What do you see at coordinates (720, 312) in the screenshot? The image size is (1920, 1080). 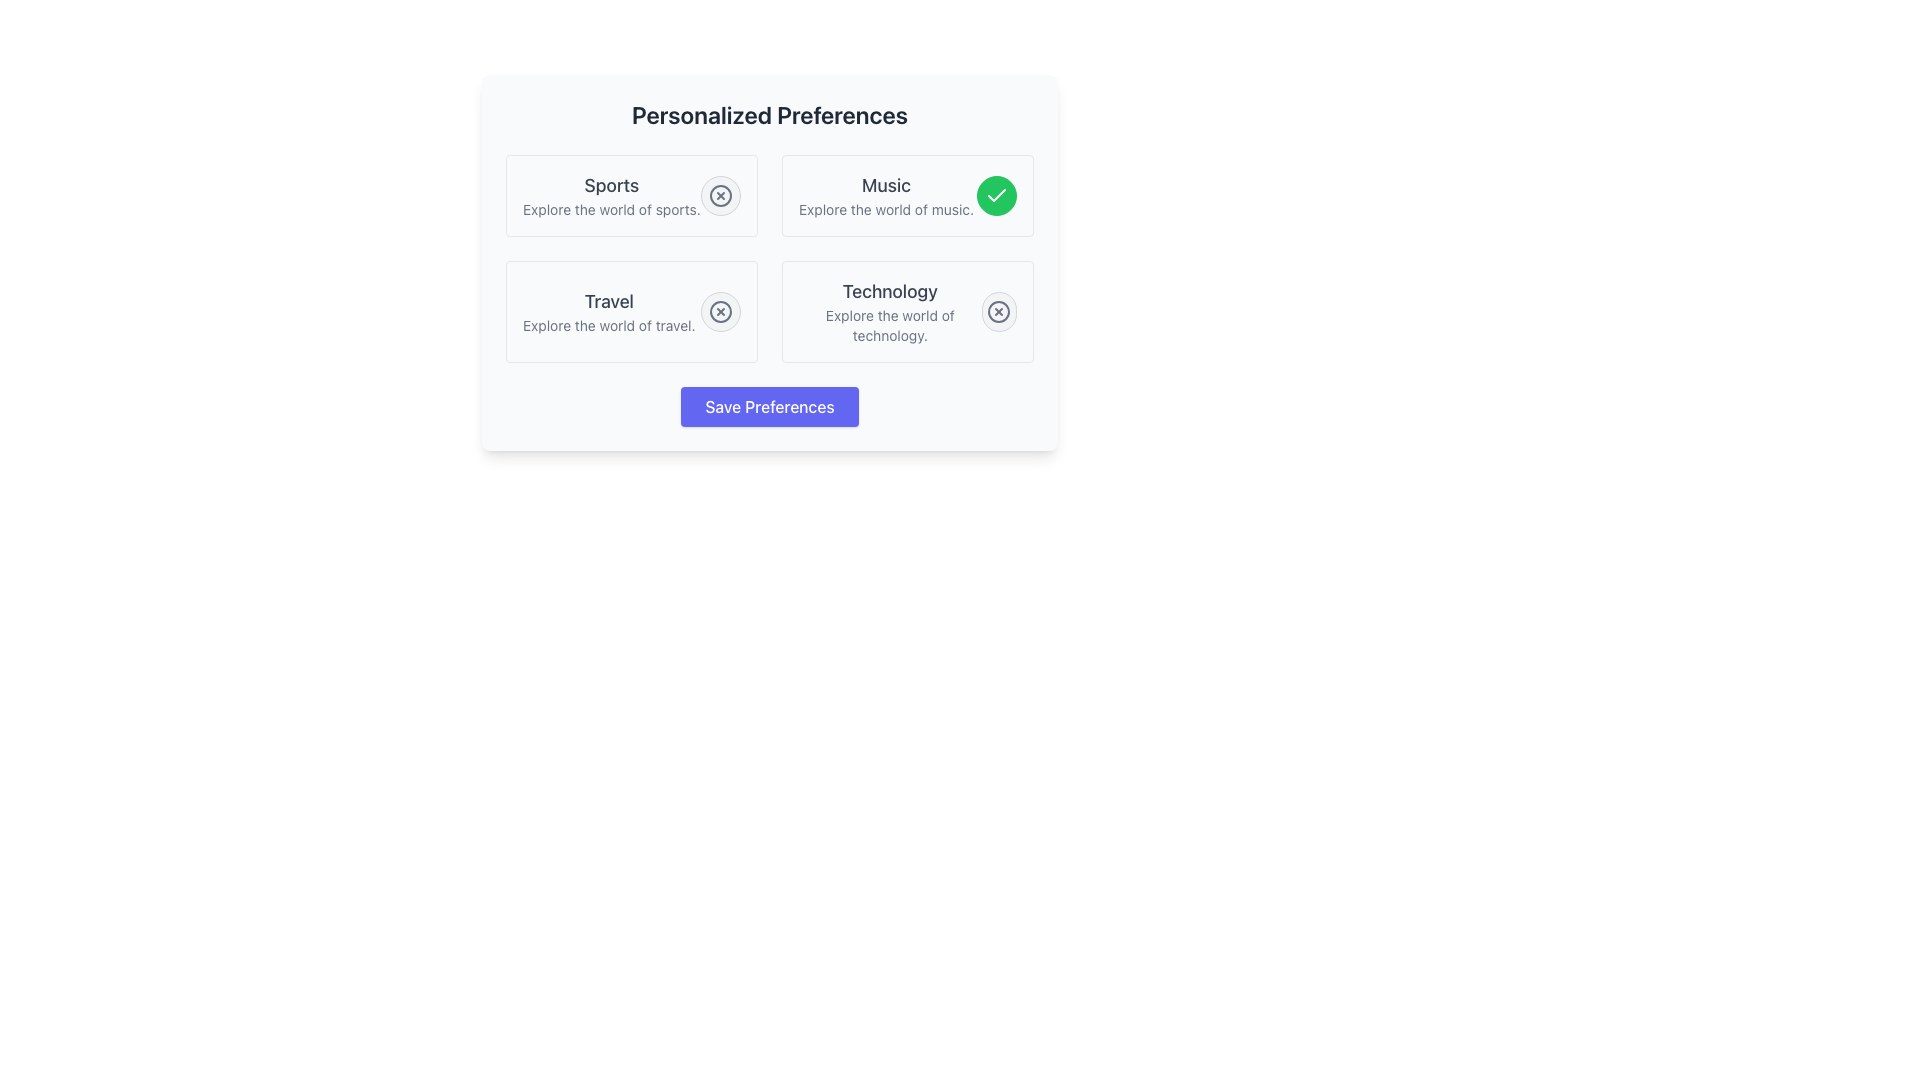 I see `the circular 'X' button located in the bottom row of the grid, which is used to deselect the travel option` at bounding box center [720, 312].